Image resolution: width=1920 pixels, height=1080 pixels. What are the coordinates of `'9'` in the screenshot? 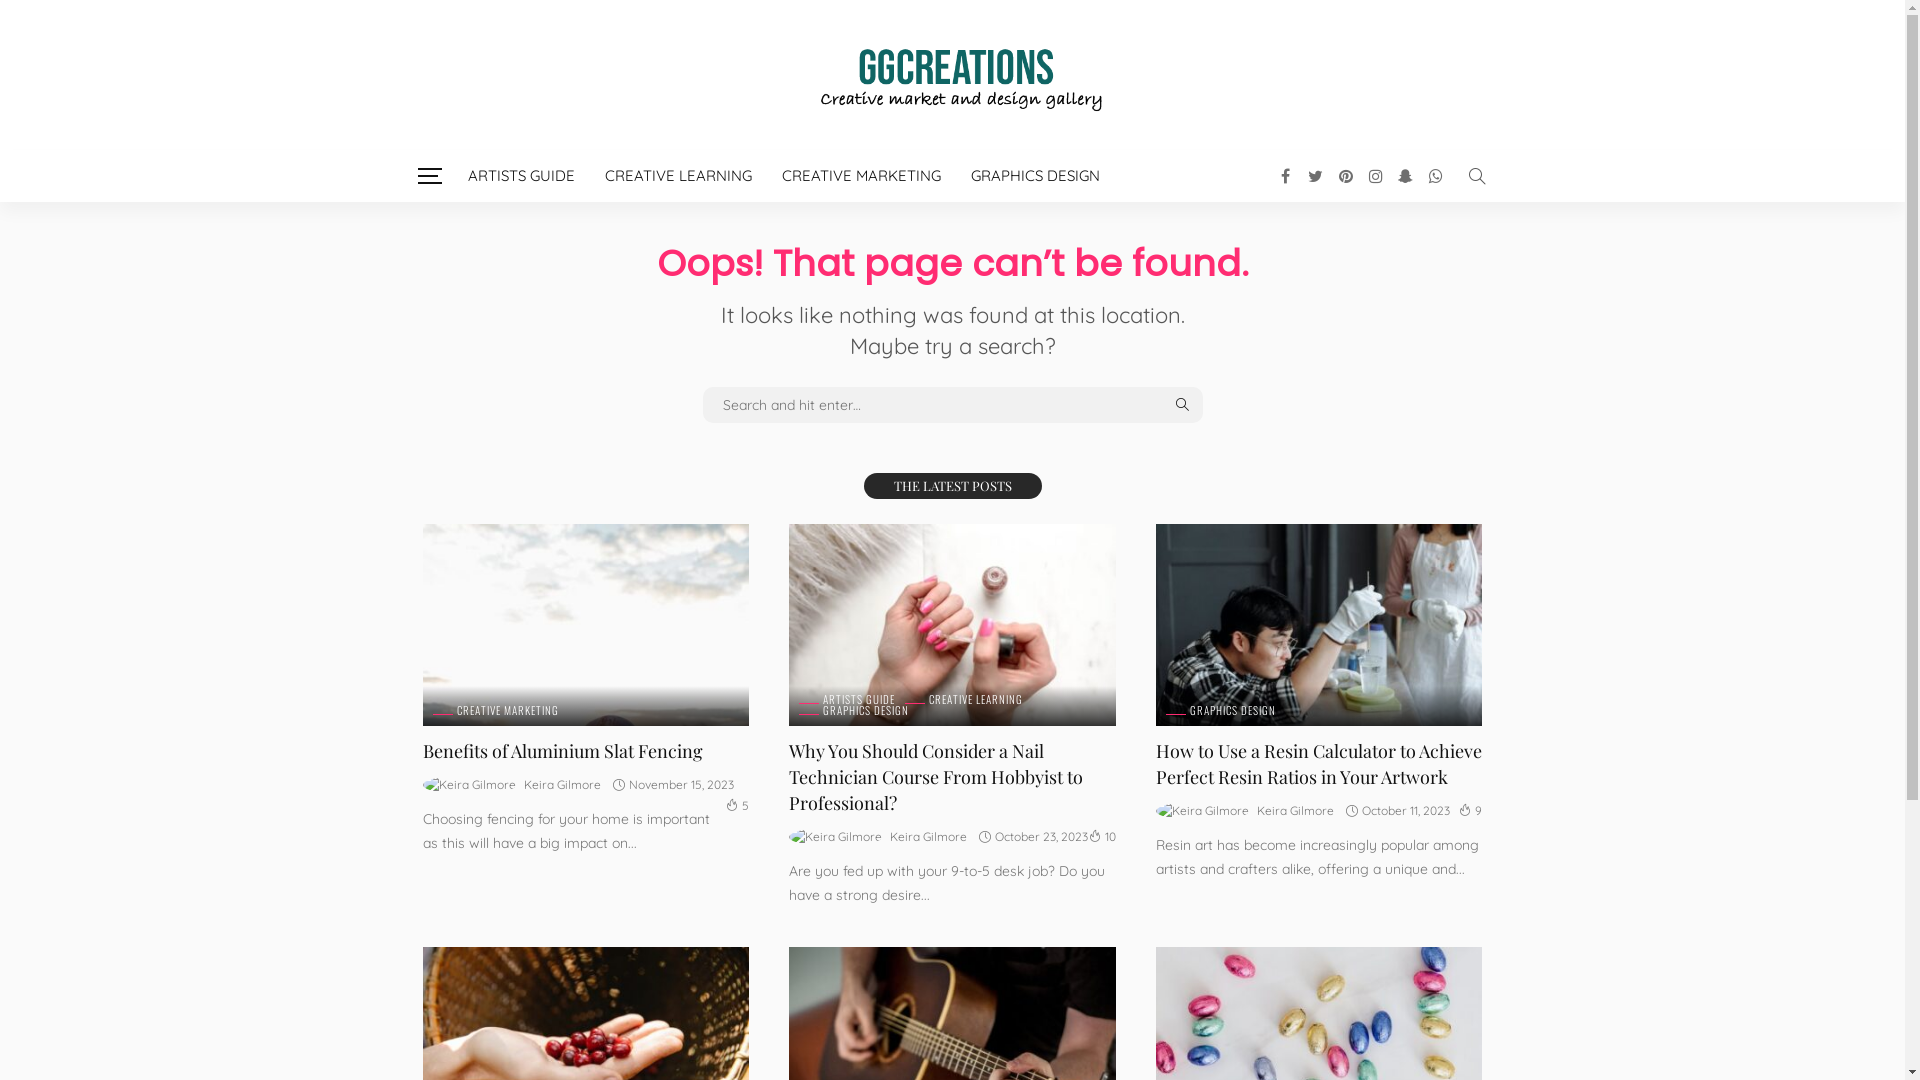 It's located at (1459, 810).